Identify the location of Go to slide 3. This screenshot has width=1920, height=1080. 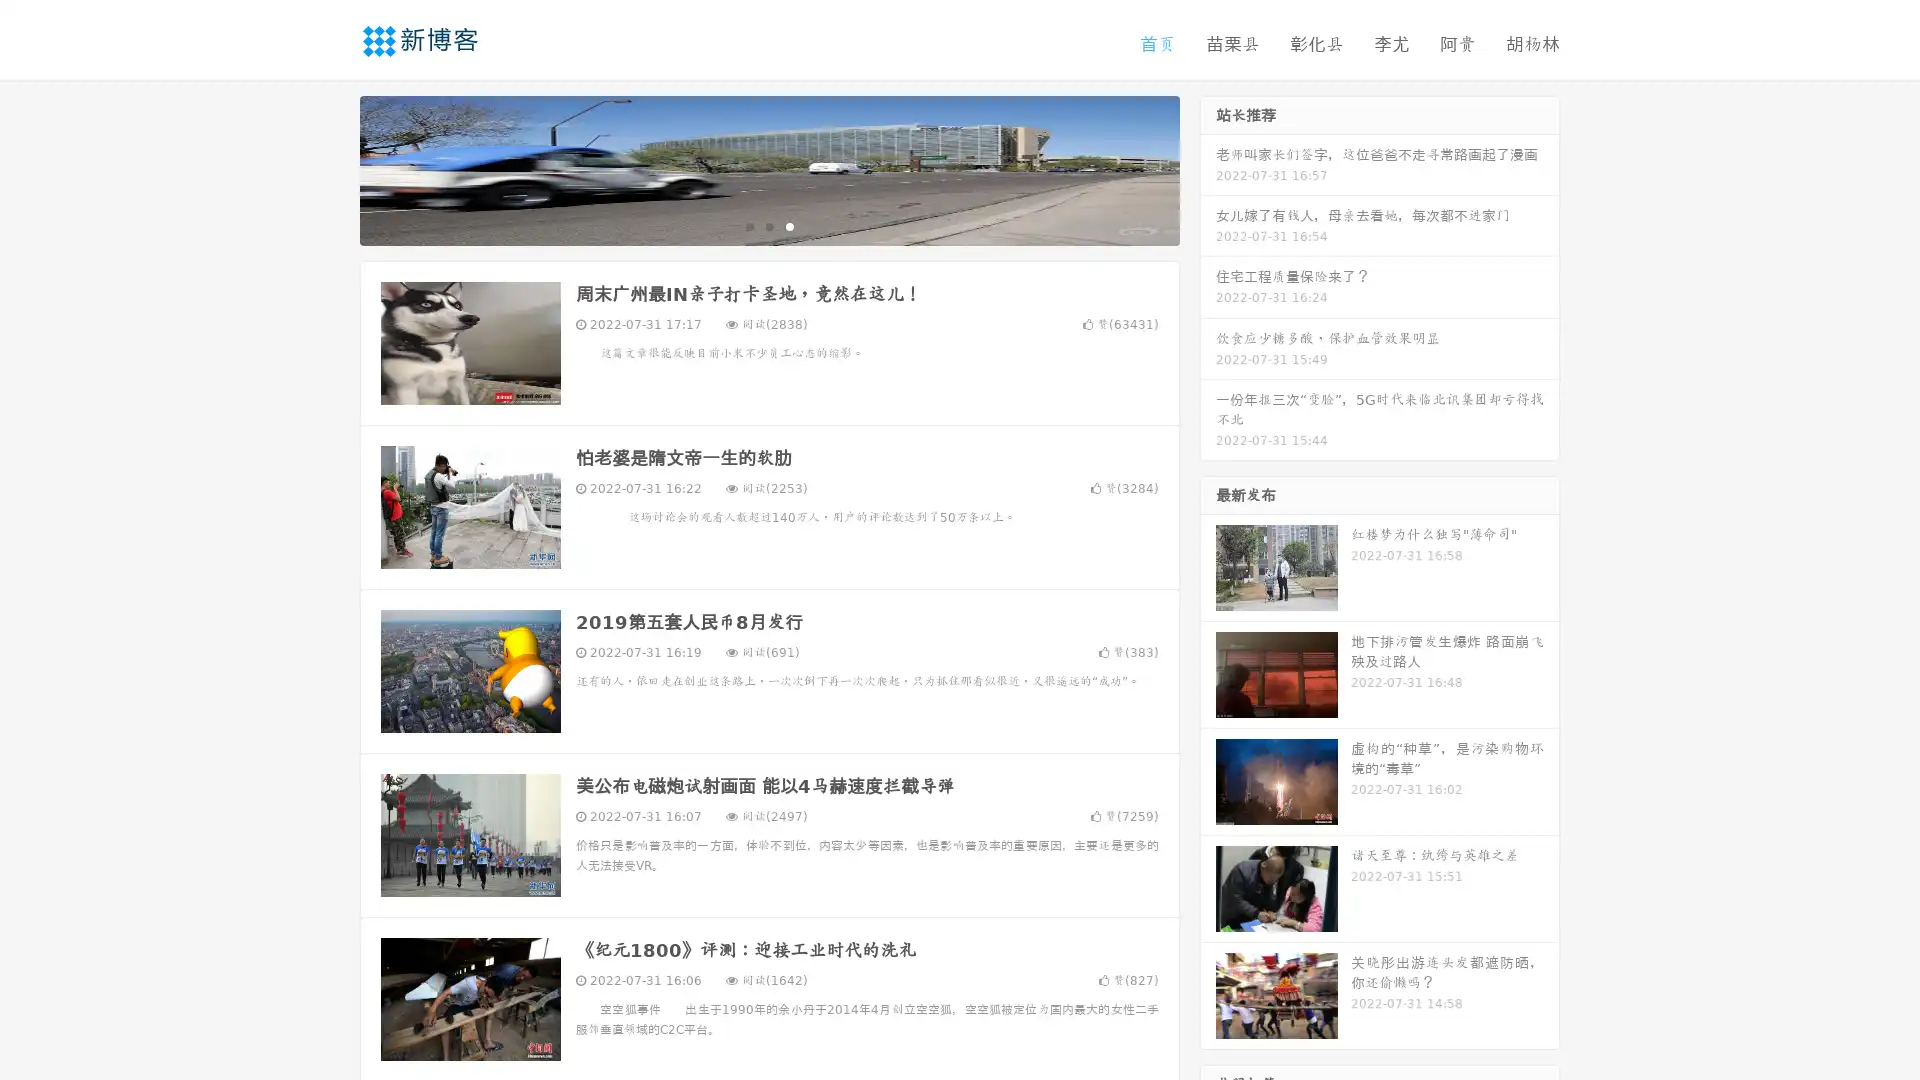
(789, 225).